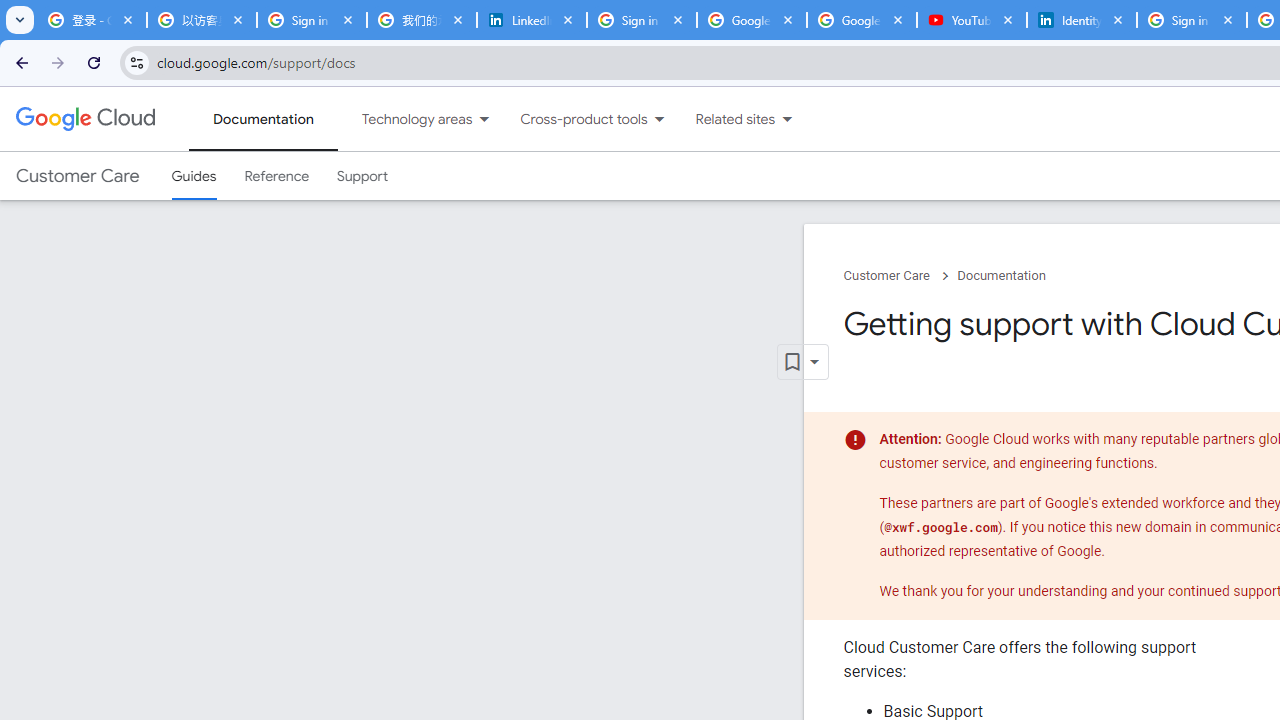 This screenshot has height=720, width=1280. What do you see at coordinates (1001, 276) in the screenshot?
I see `'Documentation'` at bounding box center [1001, 276].